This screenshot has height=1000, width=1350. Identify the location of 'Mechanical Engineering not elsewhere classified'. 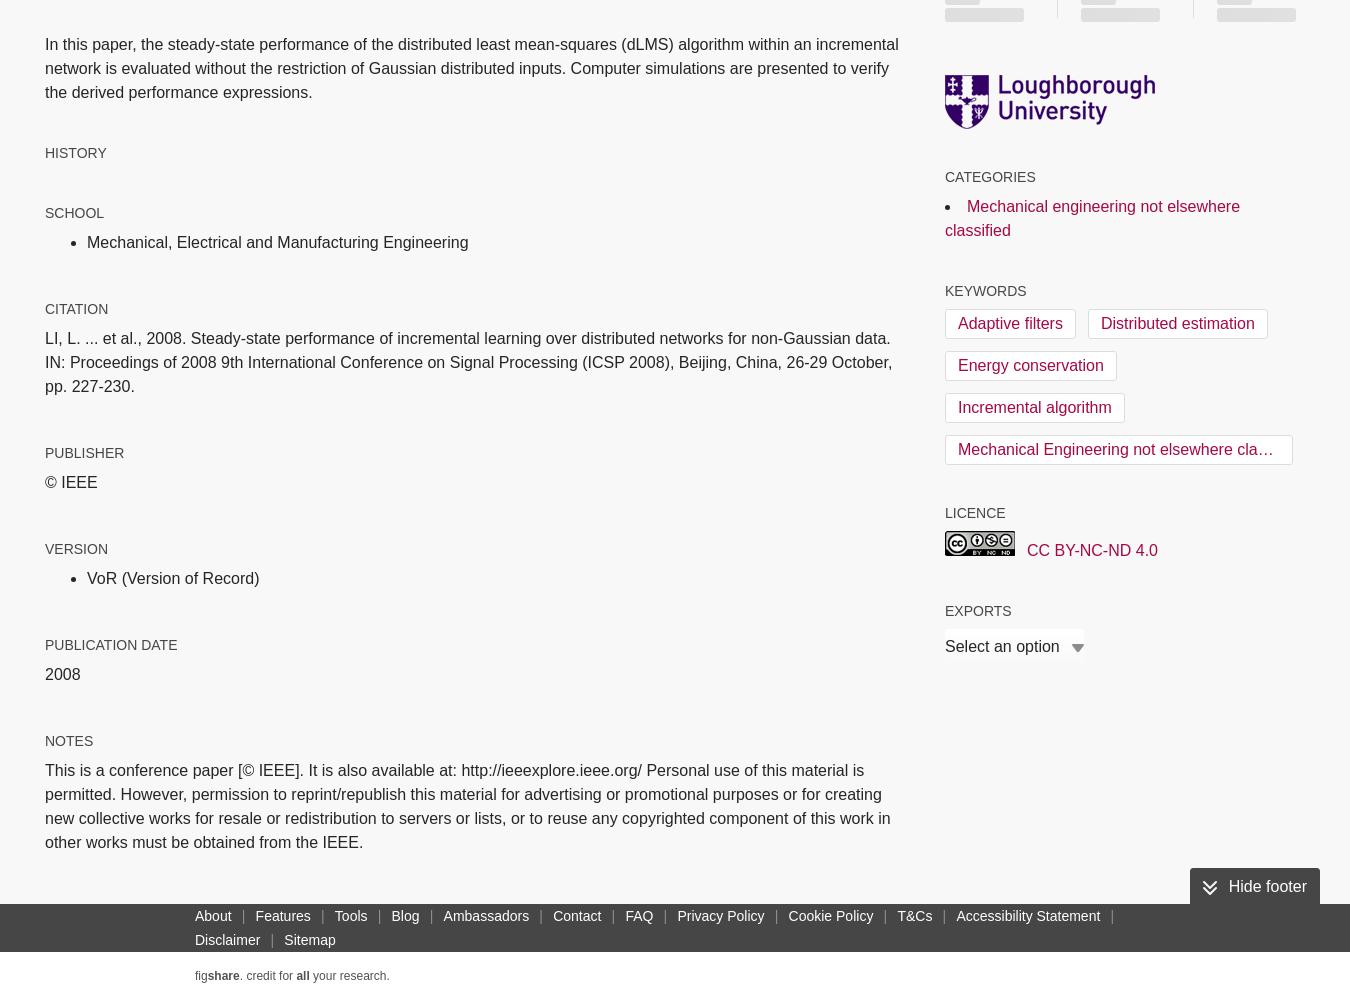
(1129, 447).